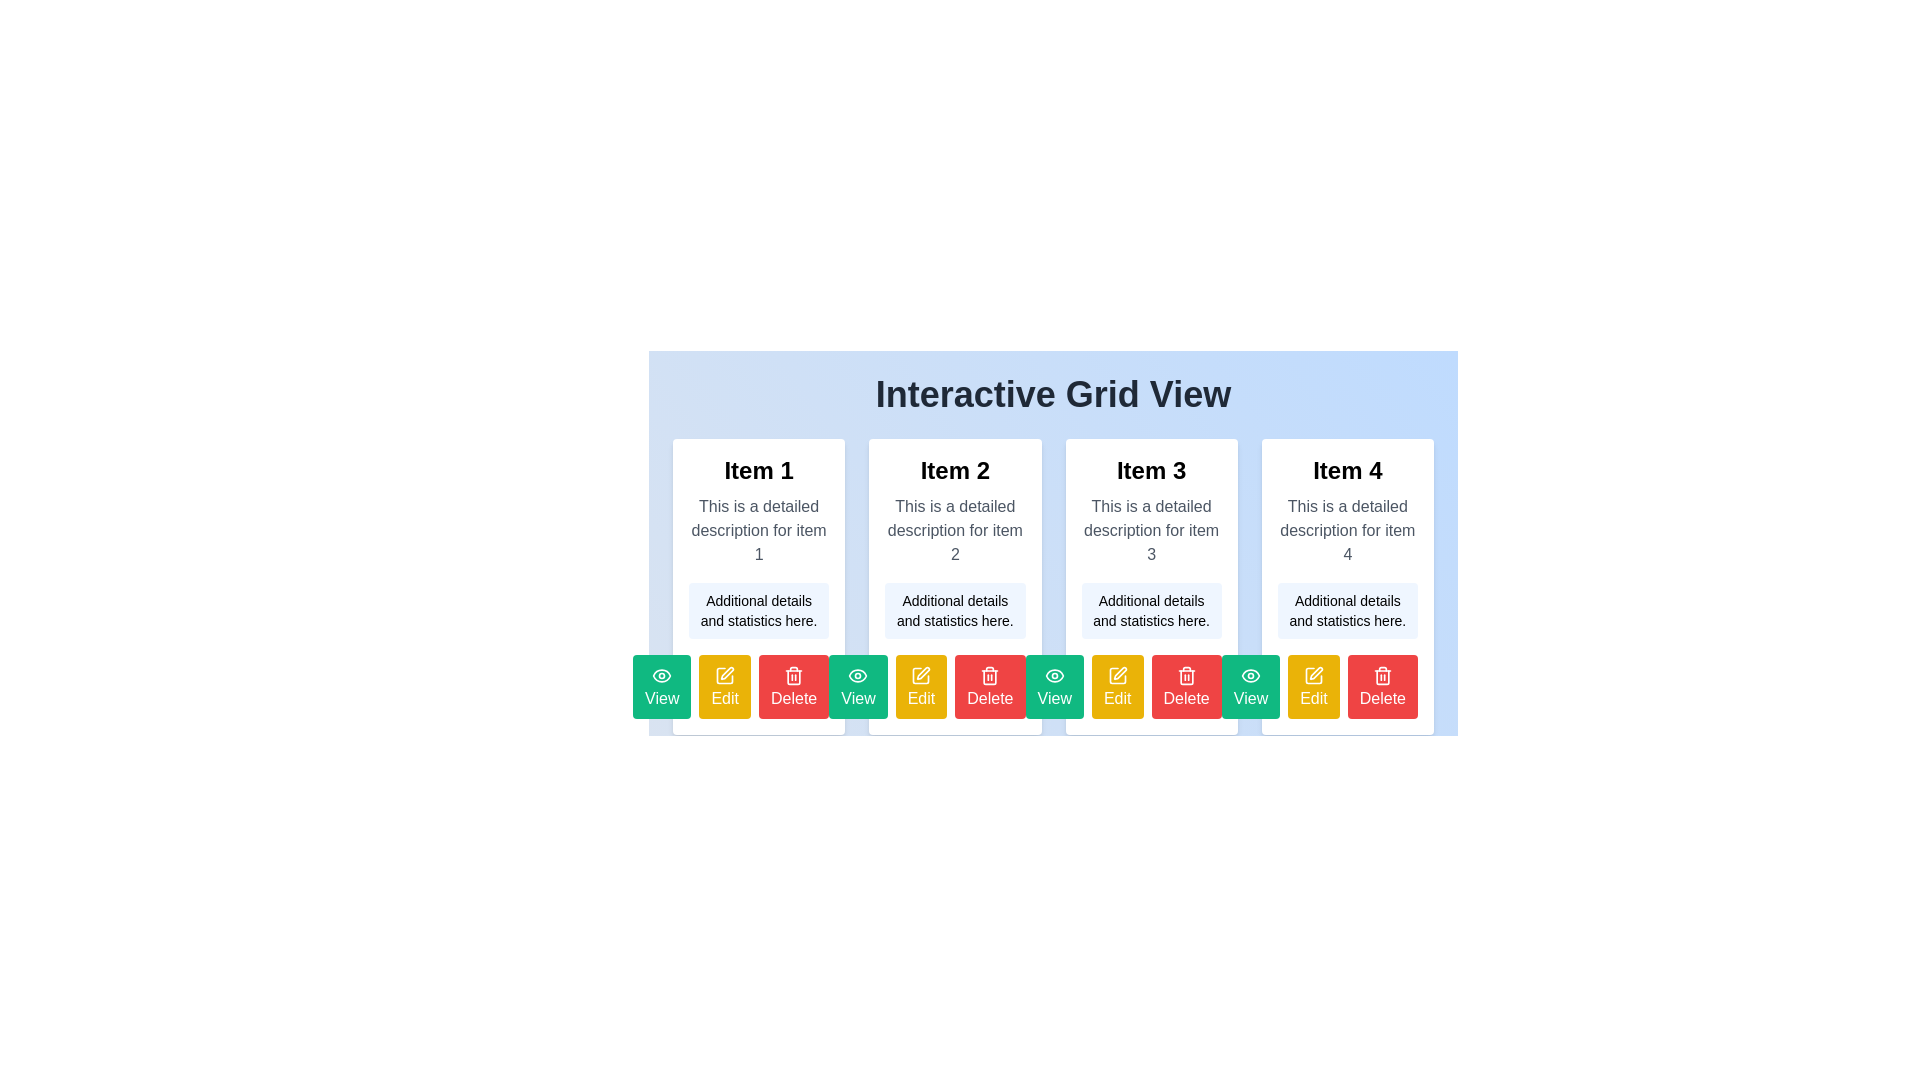  What do you see at coordinates (1381, 675) in the screenshot?
I see `the Trash Can icon located left of the 'Delete' label in the action bar for 'Item 3'` at bounding box center [1381, 675].